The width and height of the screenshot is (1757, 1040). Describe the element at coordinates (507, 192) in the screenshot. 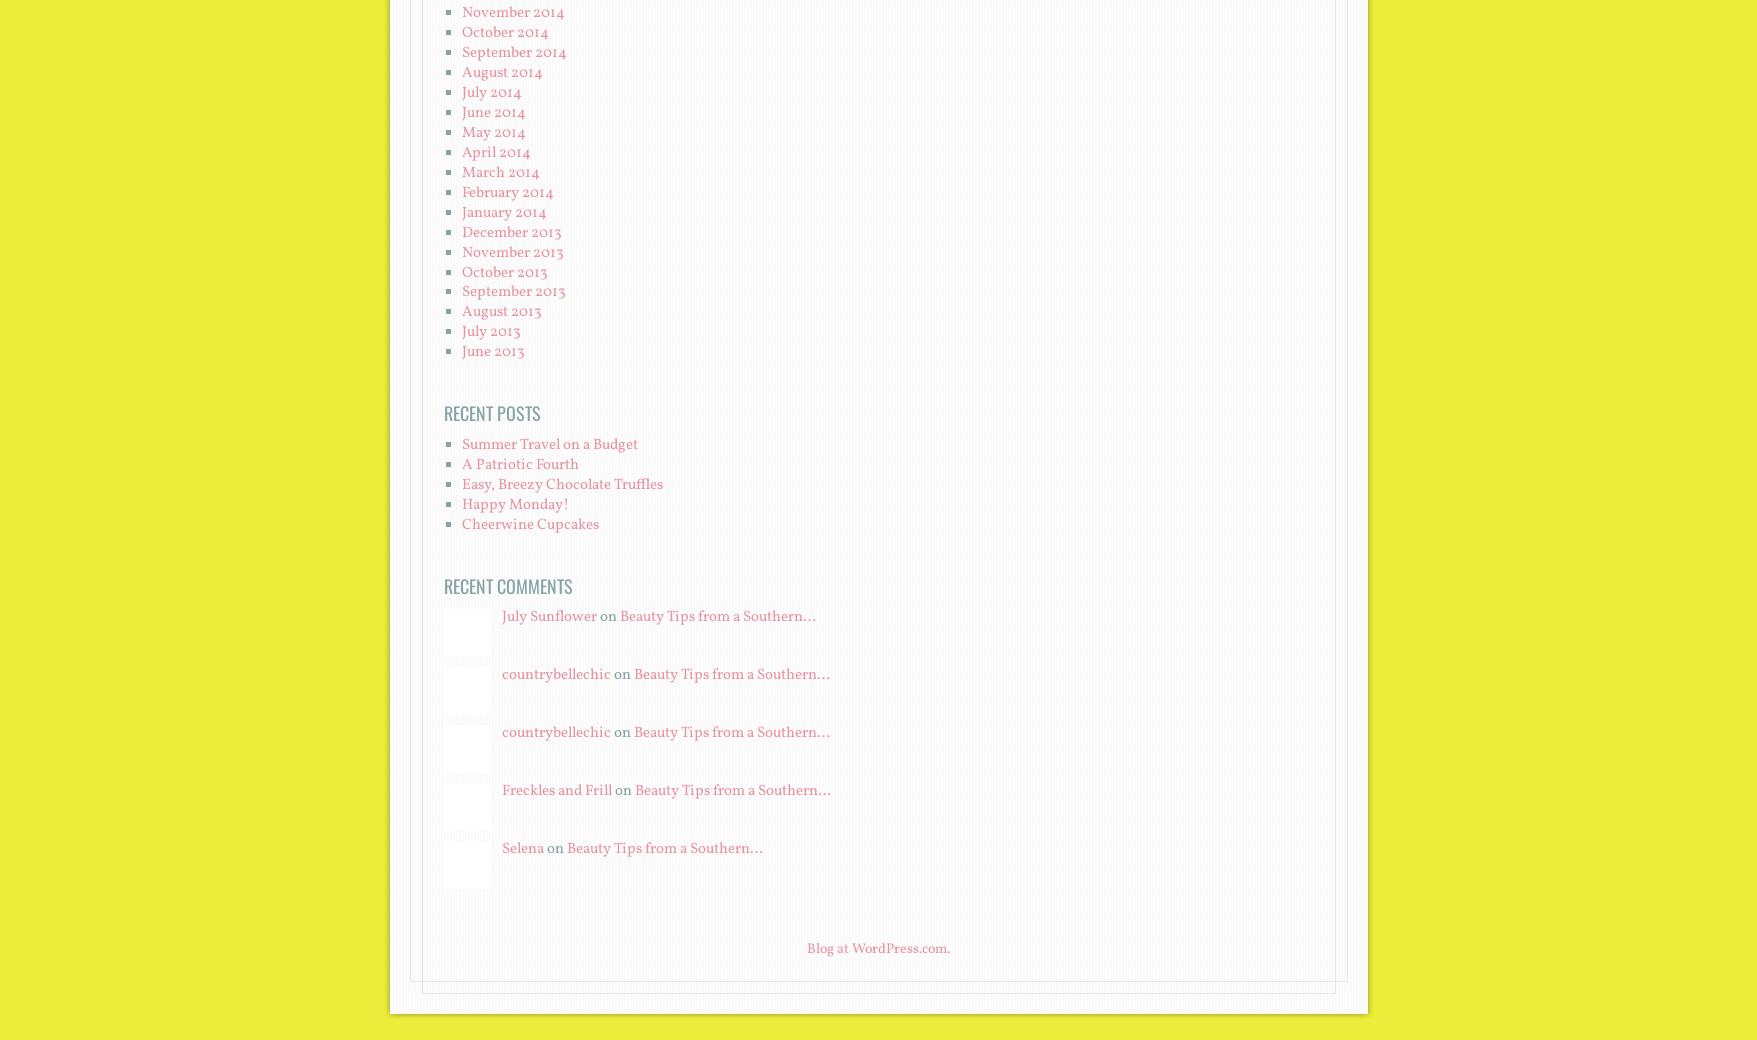

I see `'February 2014'` at that location.